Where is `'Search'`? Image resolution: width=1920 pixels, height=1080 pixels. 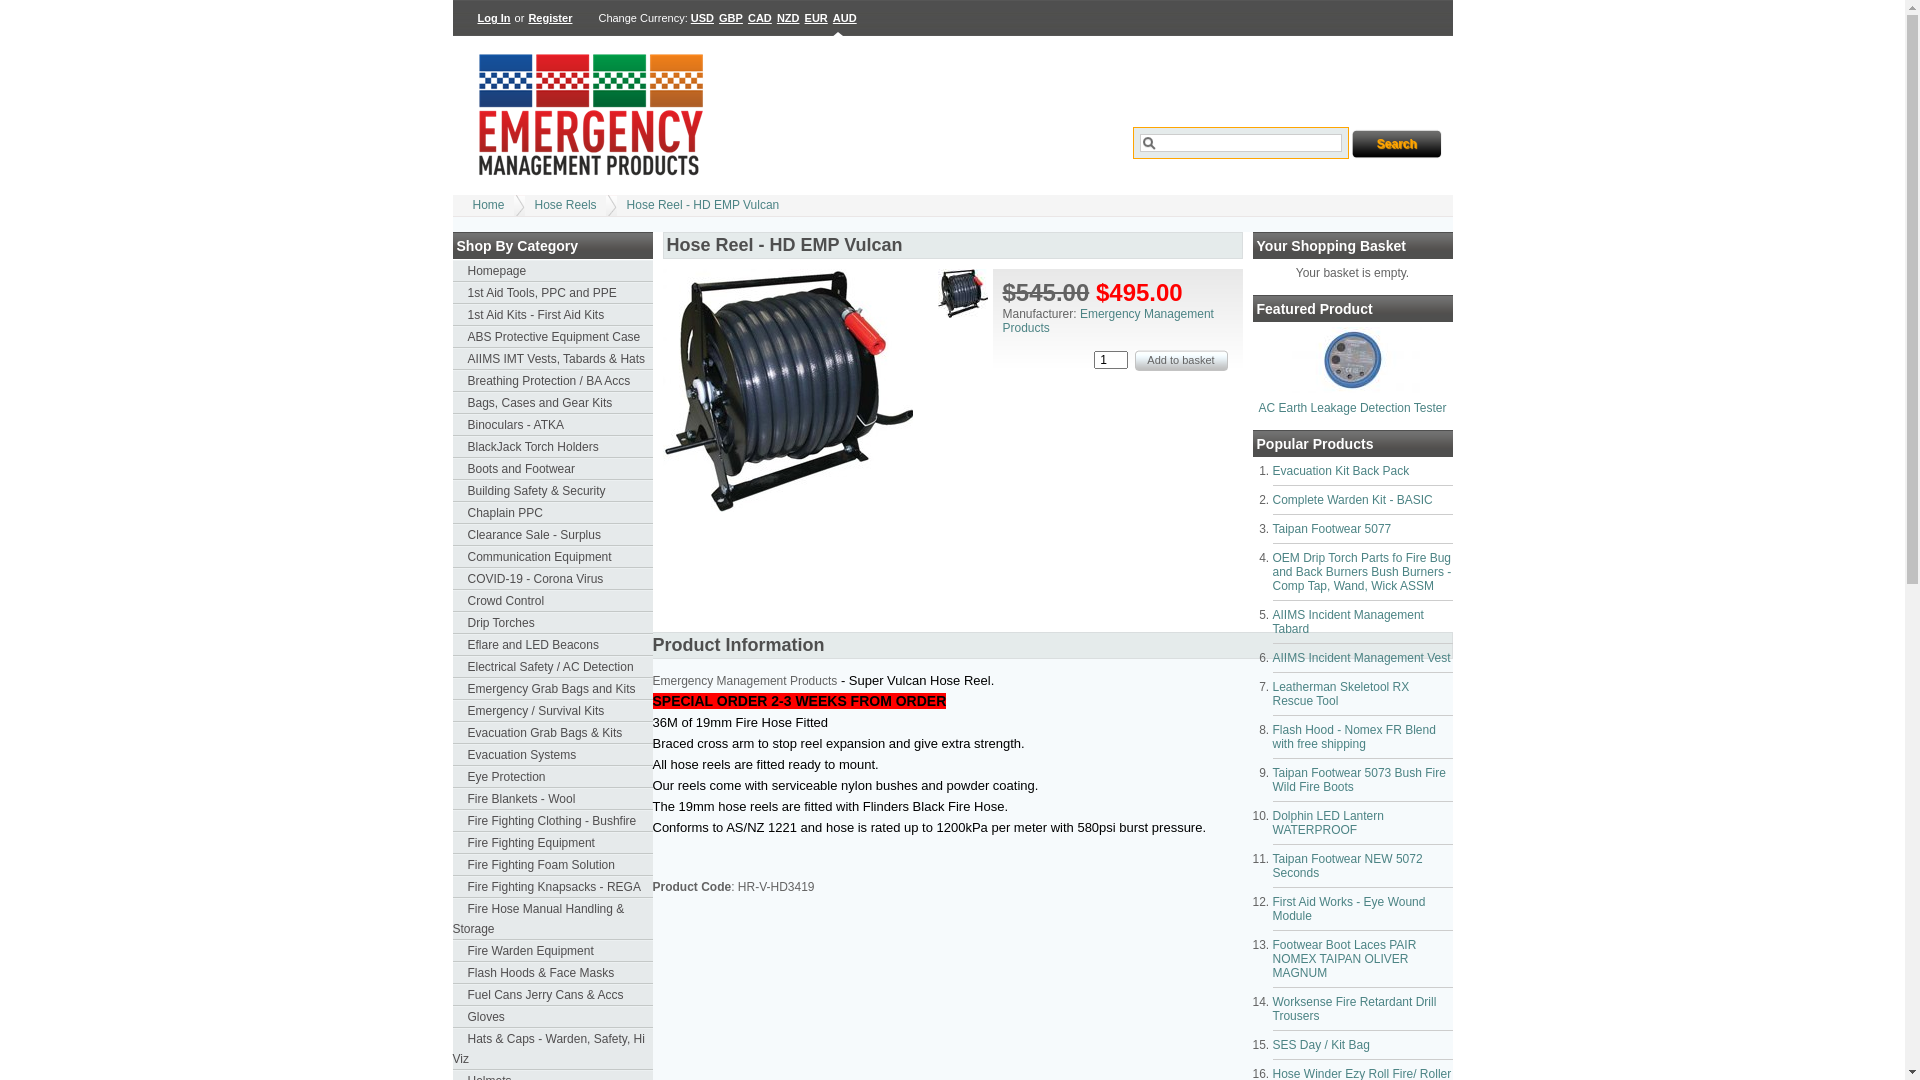
'Search' is located at coordinates (1395, 142).